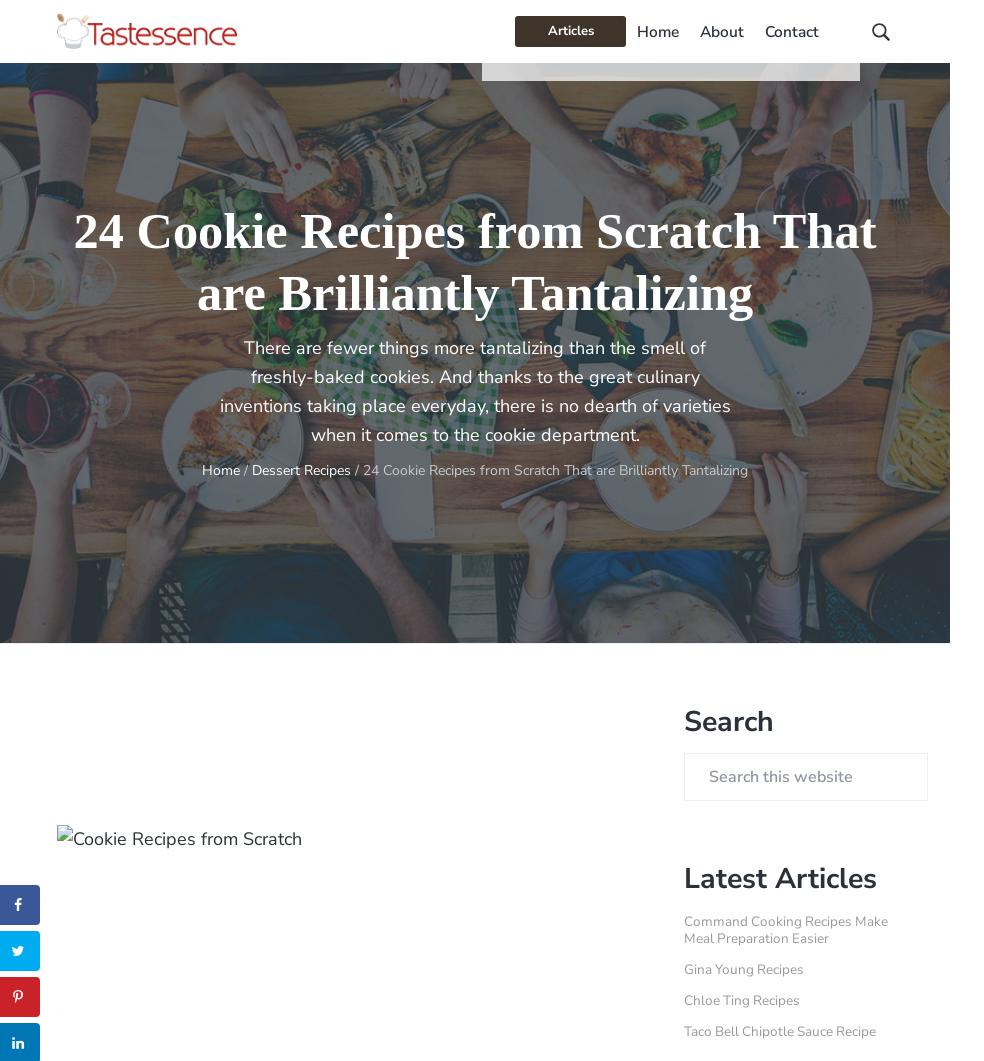 The height and width of the screenshot is (1061, 984). What do you see at coordinates (785, 928) in the screenshot?
I see `'Command Cooking Recipes Make Meal Preparation Easier'` at bounding box center [785, 928].